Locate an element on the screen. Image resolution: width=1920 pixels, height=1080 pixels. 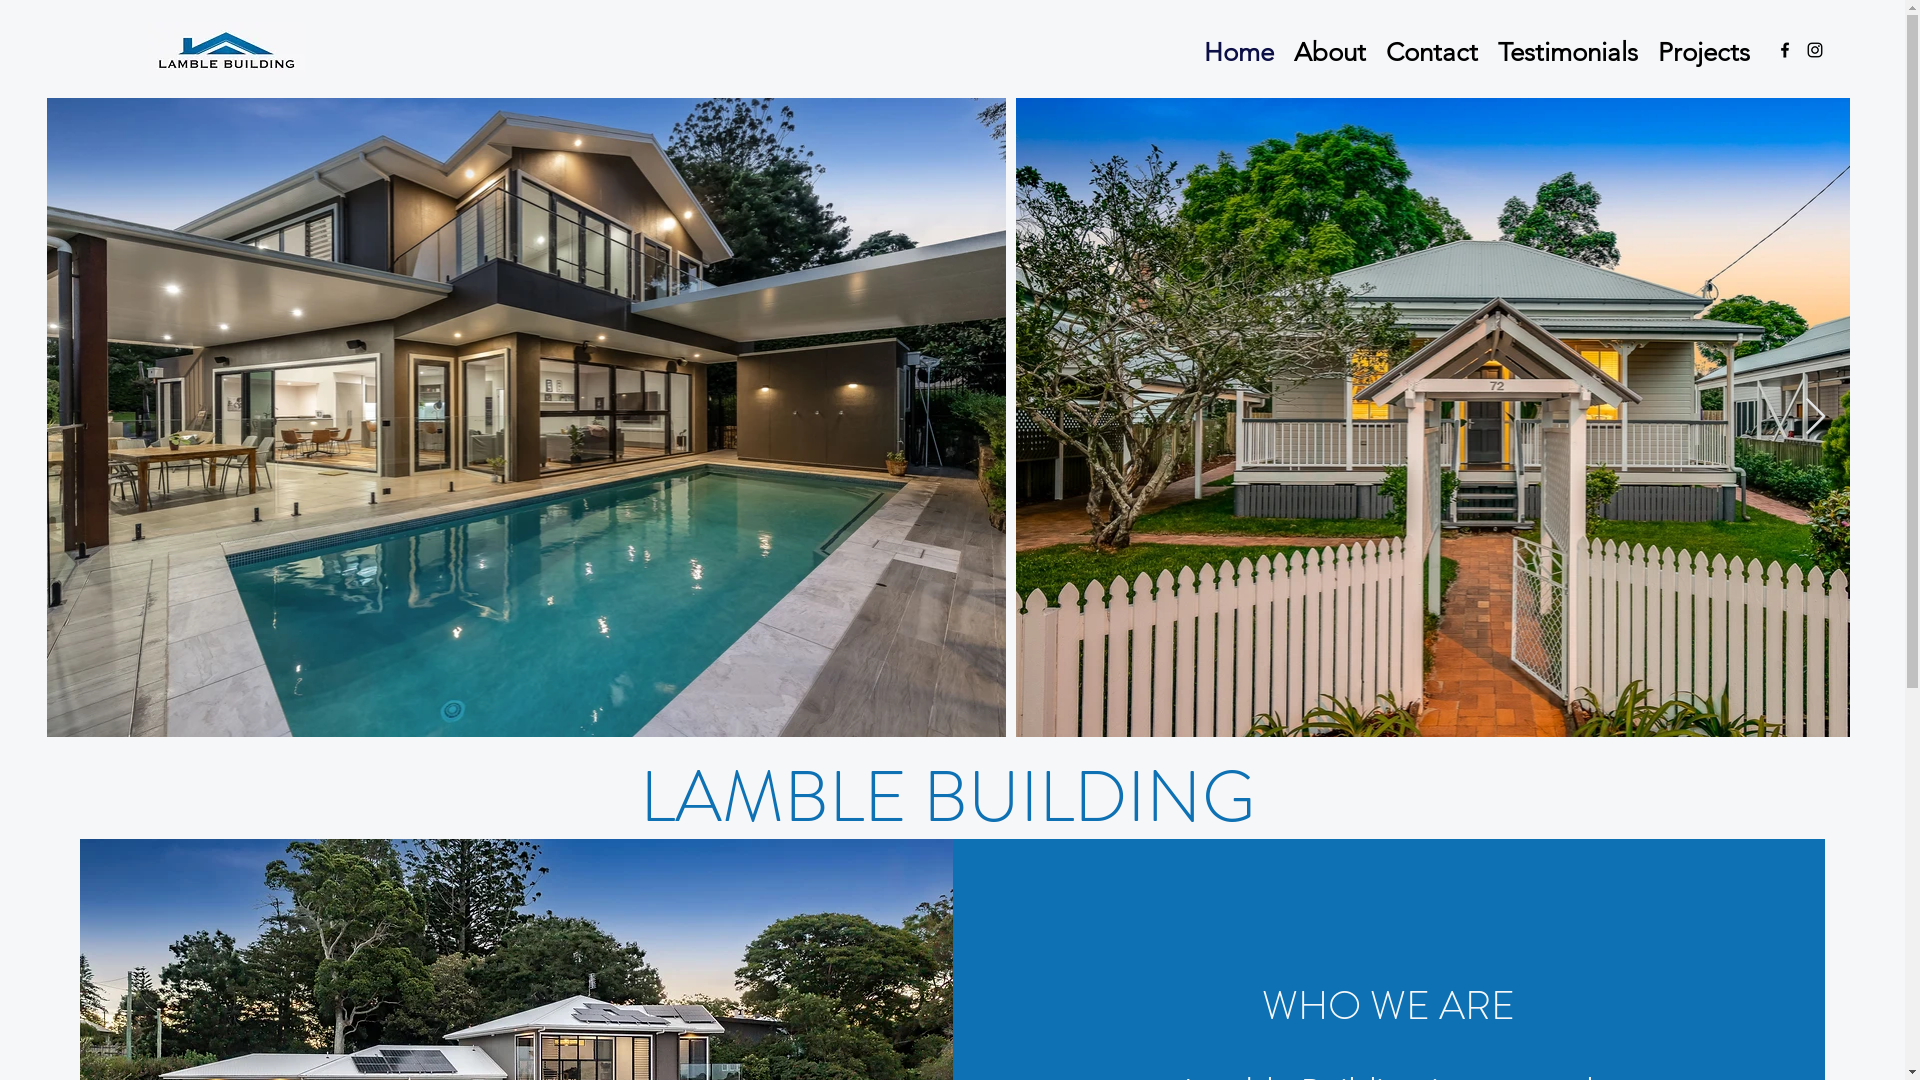
'About' is located at coordinates (1329, 49).